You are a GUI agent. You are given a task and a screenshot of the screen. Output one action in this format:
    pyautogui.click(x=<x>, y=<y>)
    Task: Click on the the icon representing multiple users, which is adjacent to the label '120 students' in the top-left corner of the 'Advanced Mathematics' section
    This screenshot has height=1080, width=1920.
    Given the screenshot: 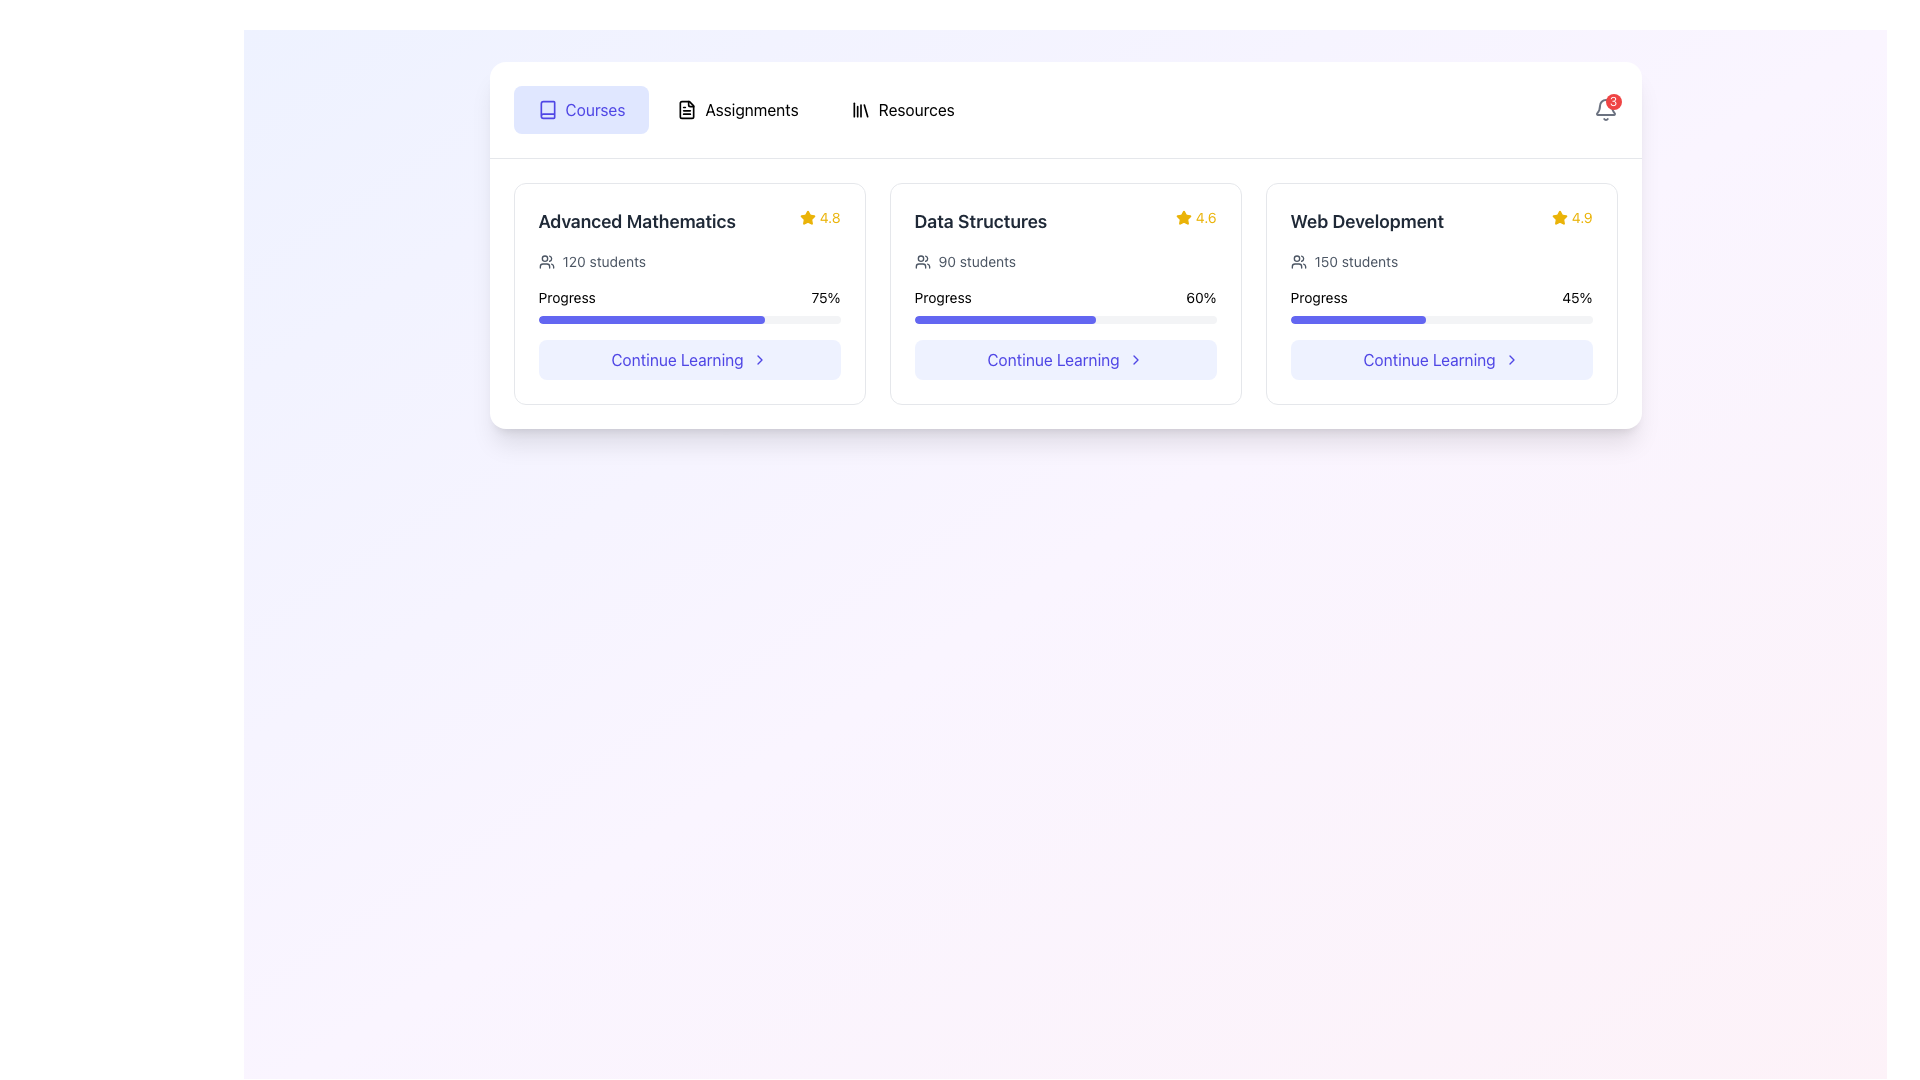 What is the action you would take?
    pyautogui.click(x=546, y=261)
    